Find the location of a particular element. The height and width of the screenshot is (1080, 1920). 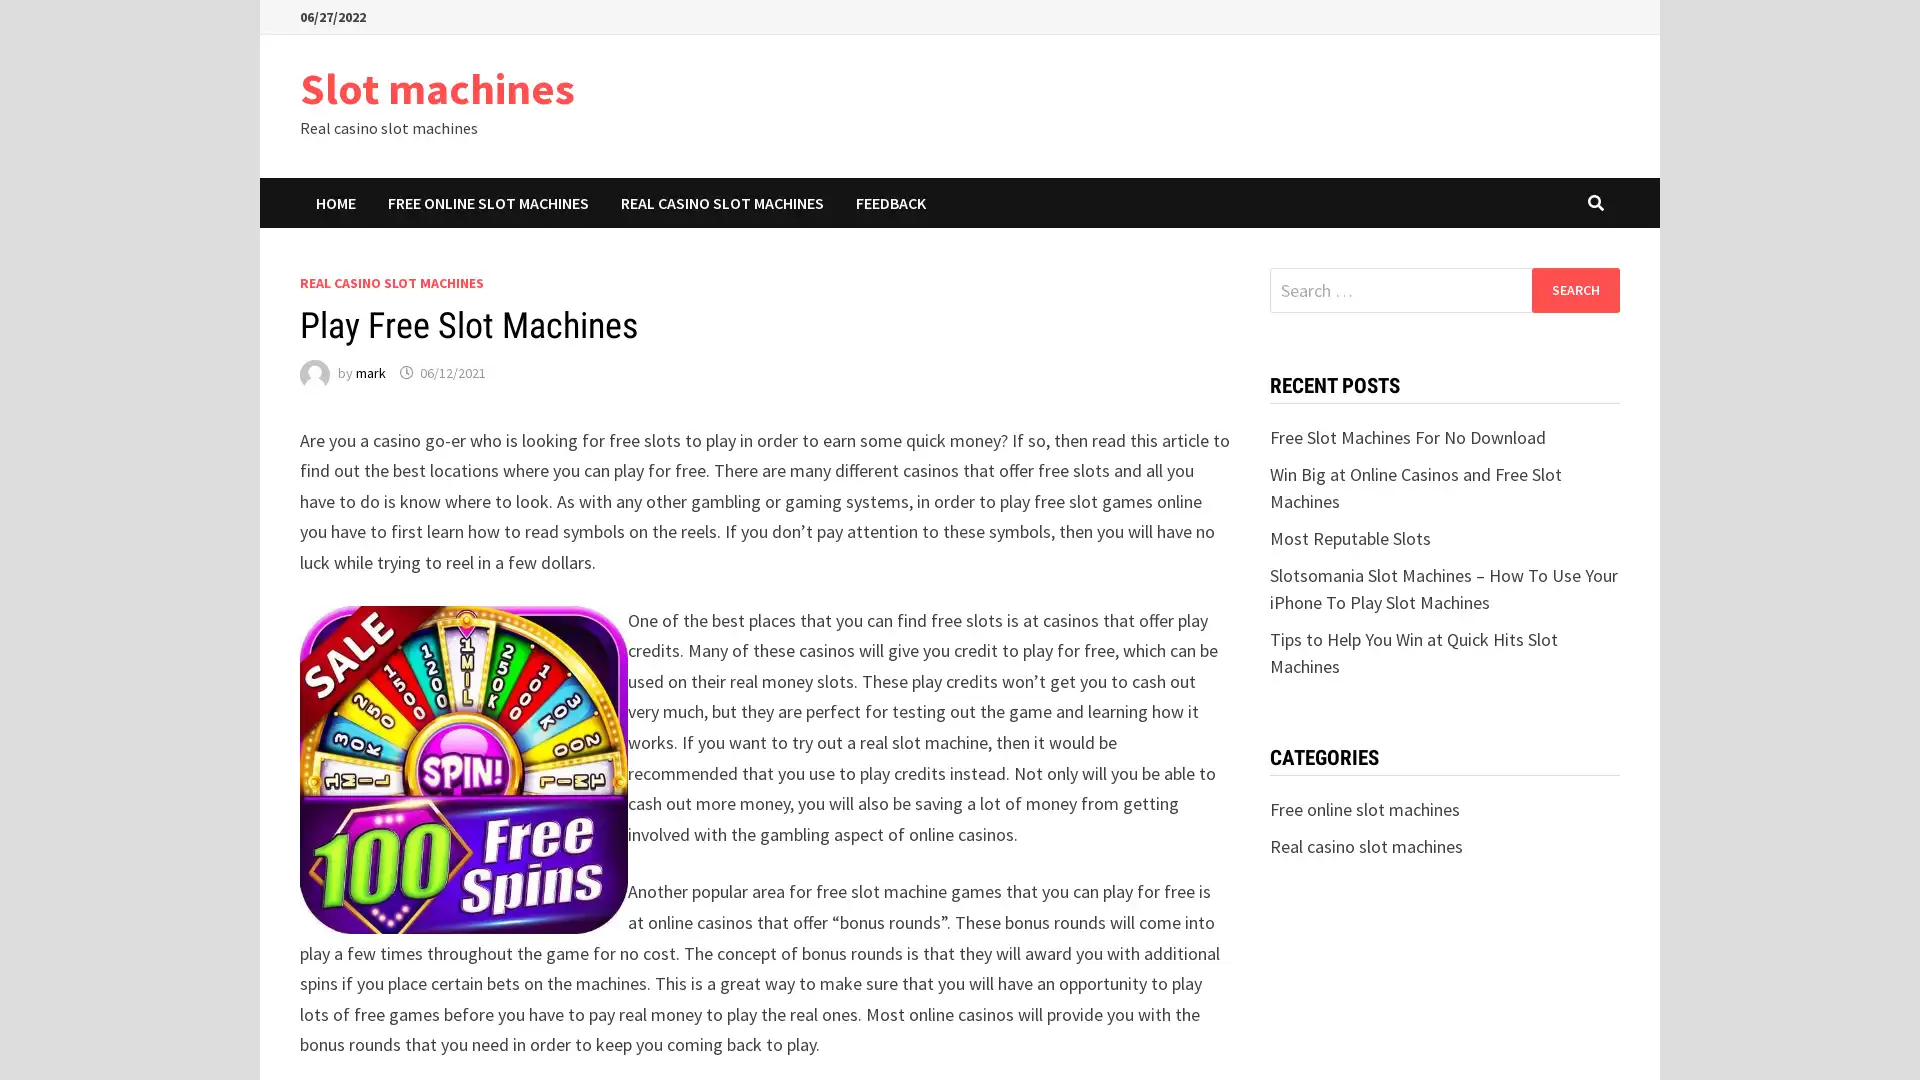

Search is located at coordinates (1574, 289).